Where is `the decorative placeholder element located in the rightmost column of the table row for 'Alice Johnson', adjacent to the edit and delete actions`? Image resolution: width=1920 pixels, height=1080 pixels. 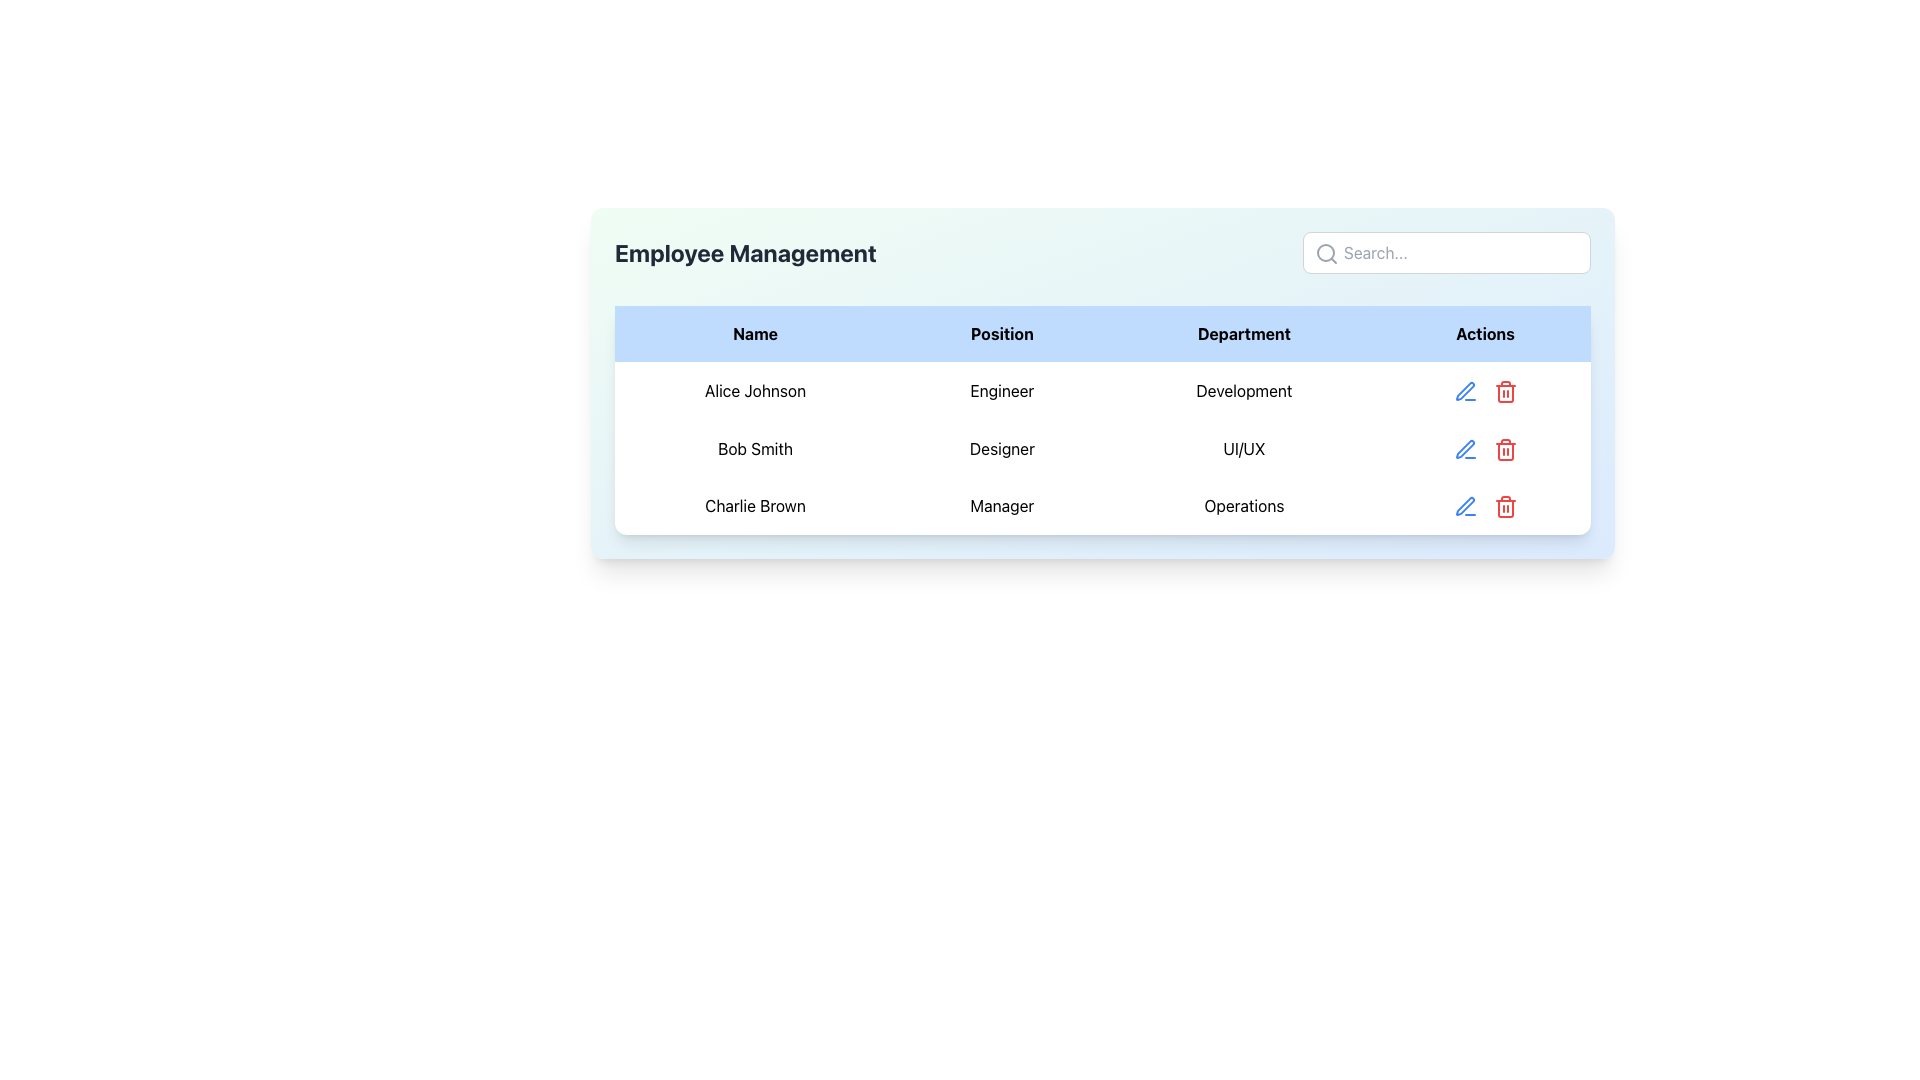
the decorative placeholder element located in the rightmost column of the table row for 'Alice Johnson', adjacent to the edit and delete actions is located at coordinates (1485, 390).